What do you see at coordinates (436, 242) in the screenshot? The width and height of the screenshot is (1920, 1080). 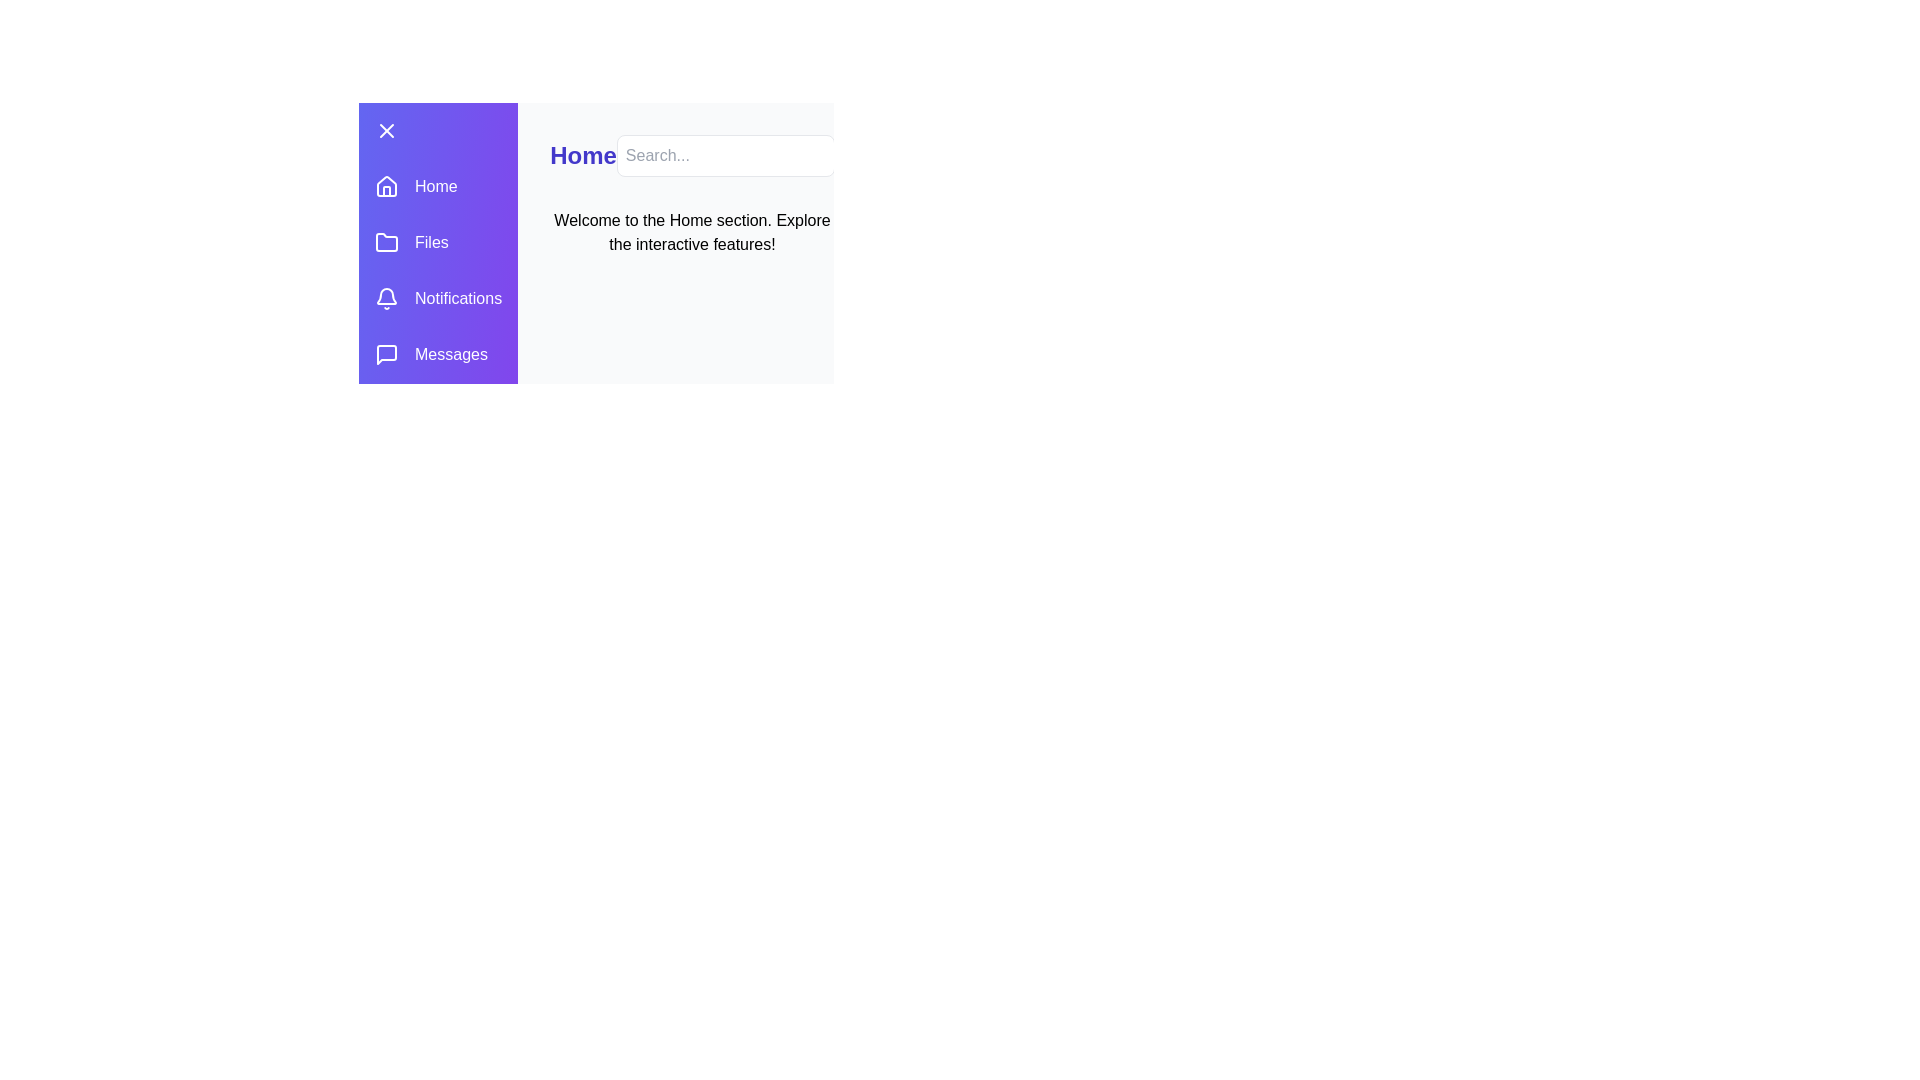 I see `the tab Files from the drawer to navigate to its respective section` at bounding box center [436, 242].